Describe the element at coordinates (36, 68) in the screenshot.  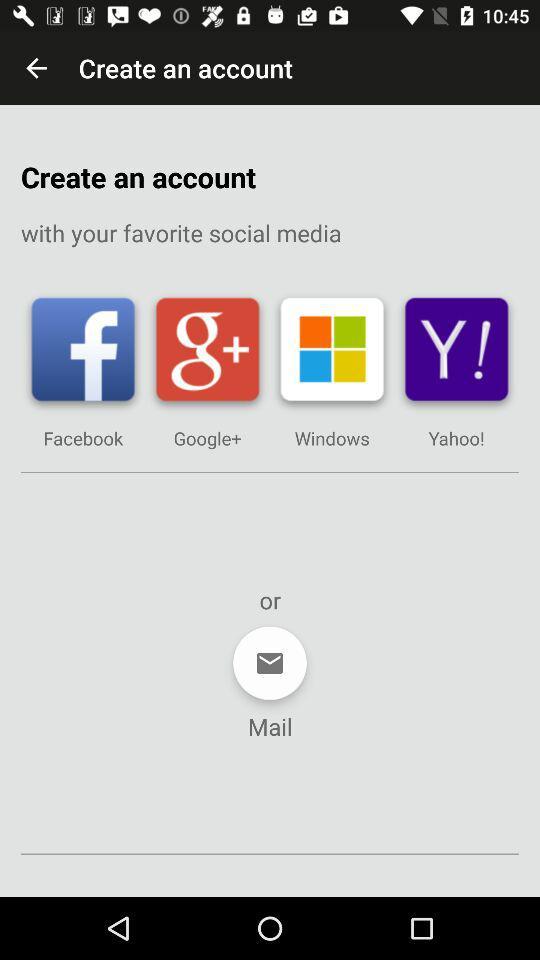
I see `the app next to create an account icon` at that location.